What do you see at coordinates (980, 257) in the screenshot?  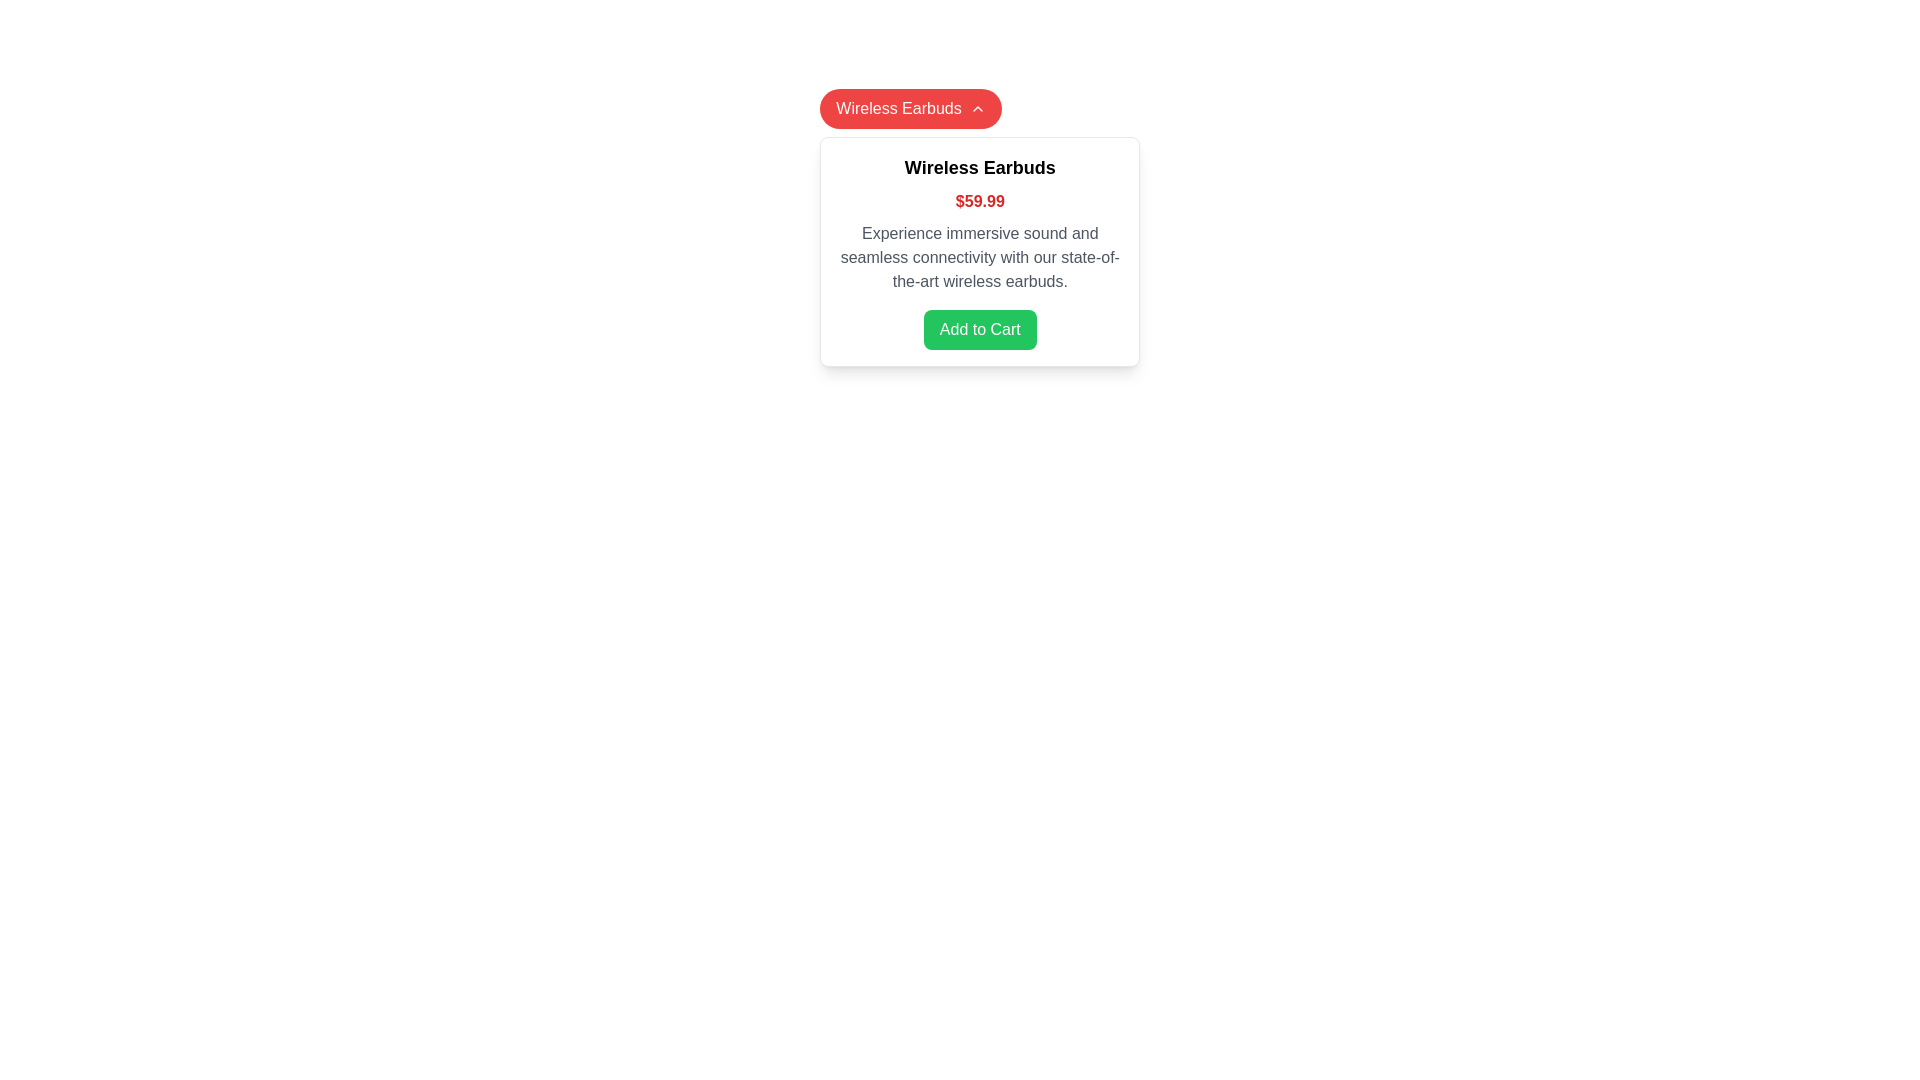 I see `the informational text about the product features located in the white card box beneath the title 'Wireless Earbuds' and above the 'Add to Cart' button` at bounding box center [980, 257].